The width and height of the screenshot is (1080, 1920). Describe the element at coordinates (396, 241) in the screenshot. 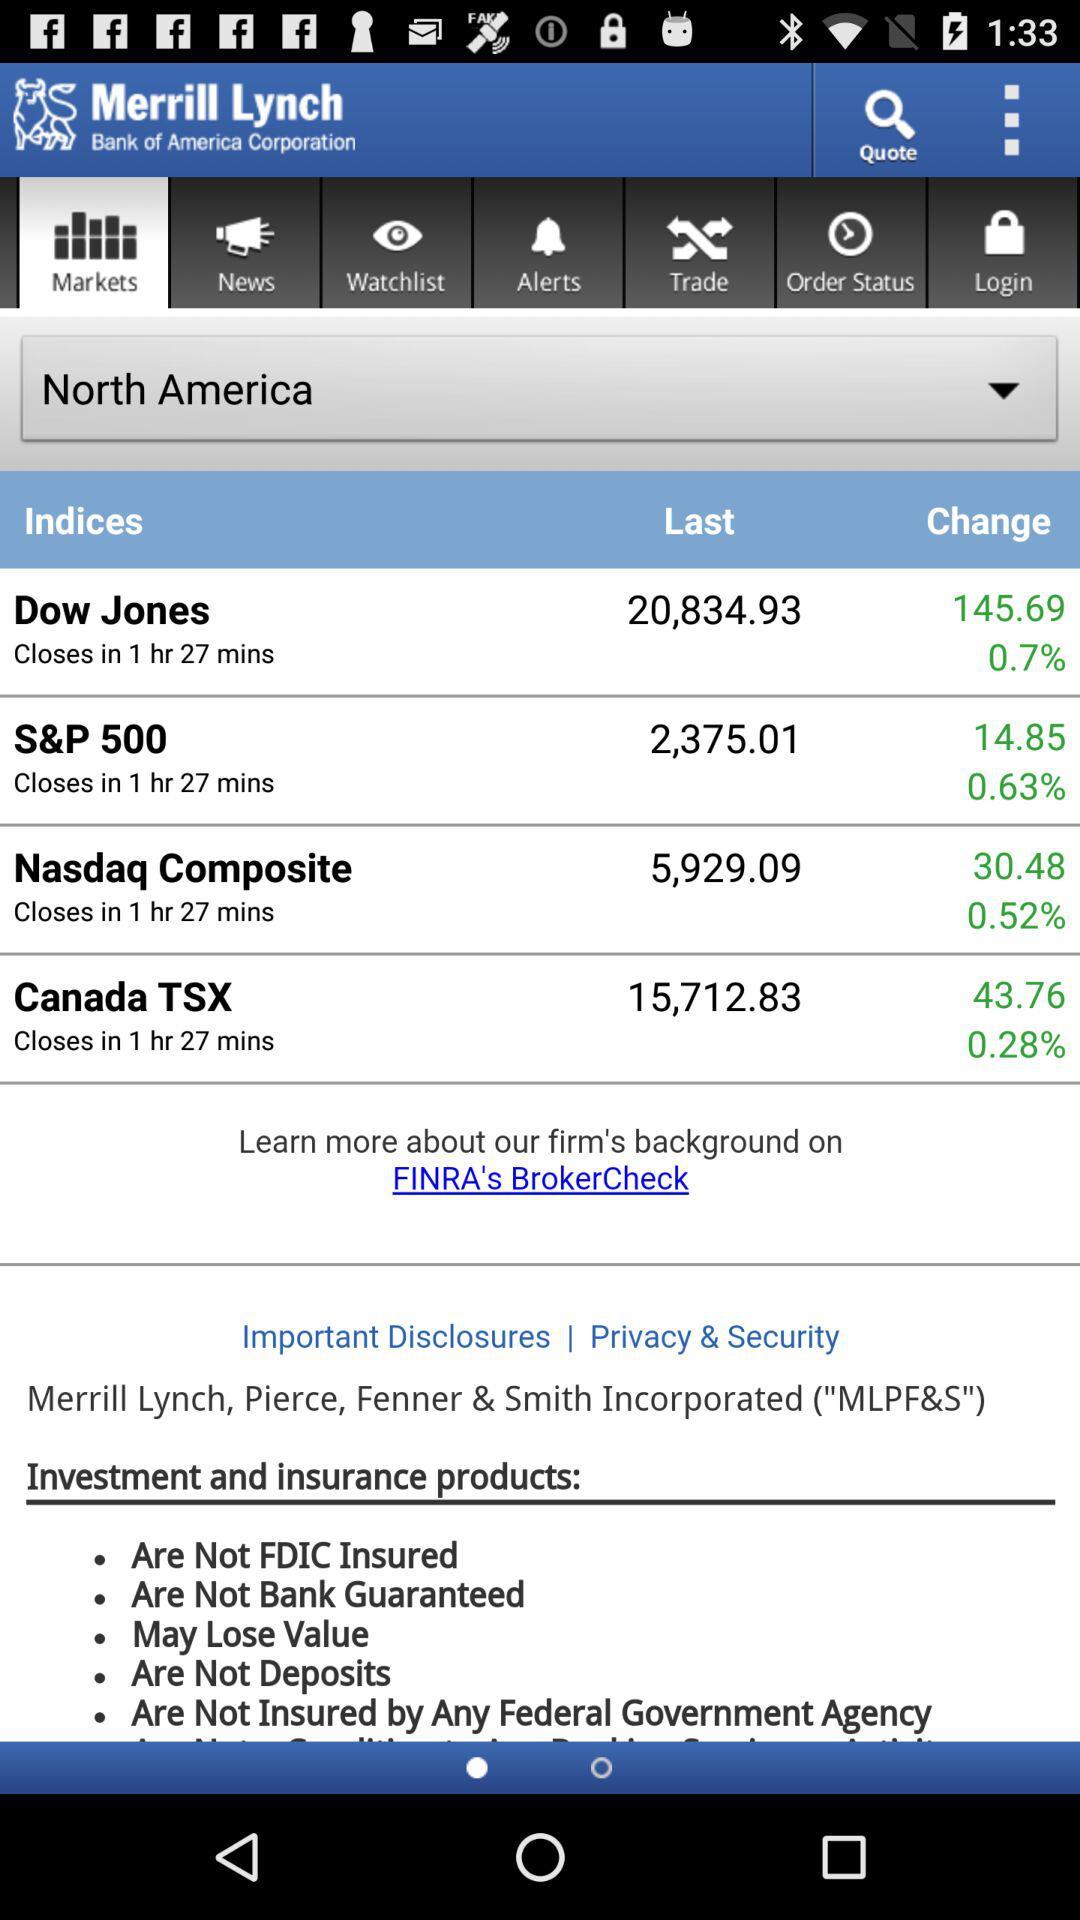

I see `the watchlist` at that location.